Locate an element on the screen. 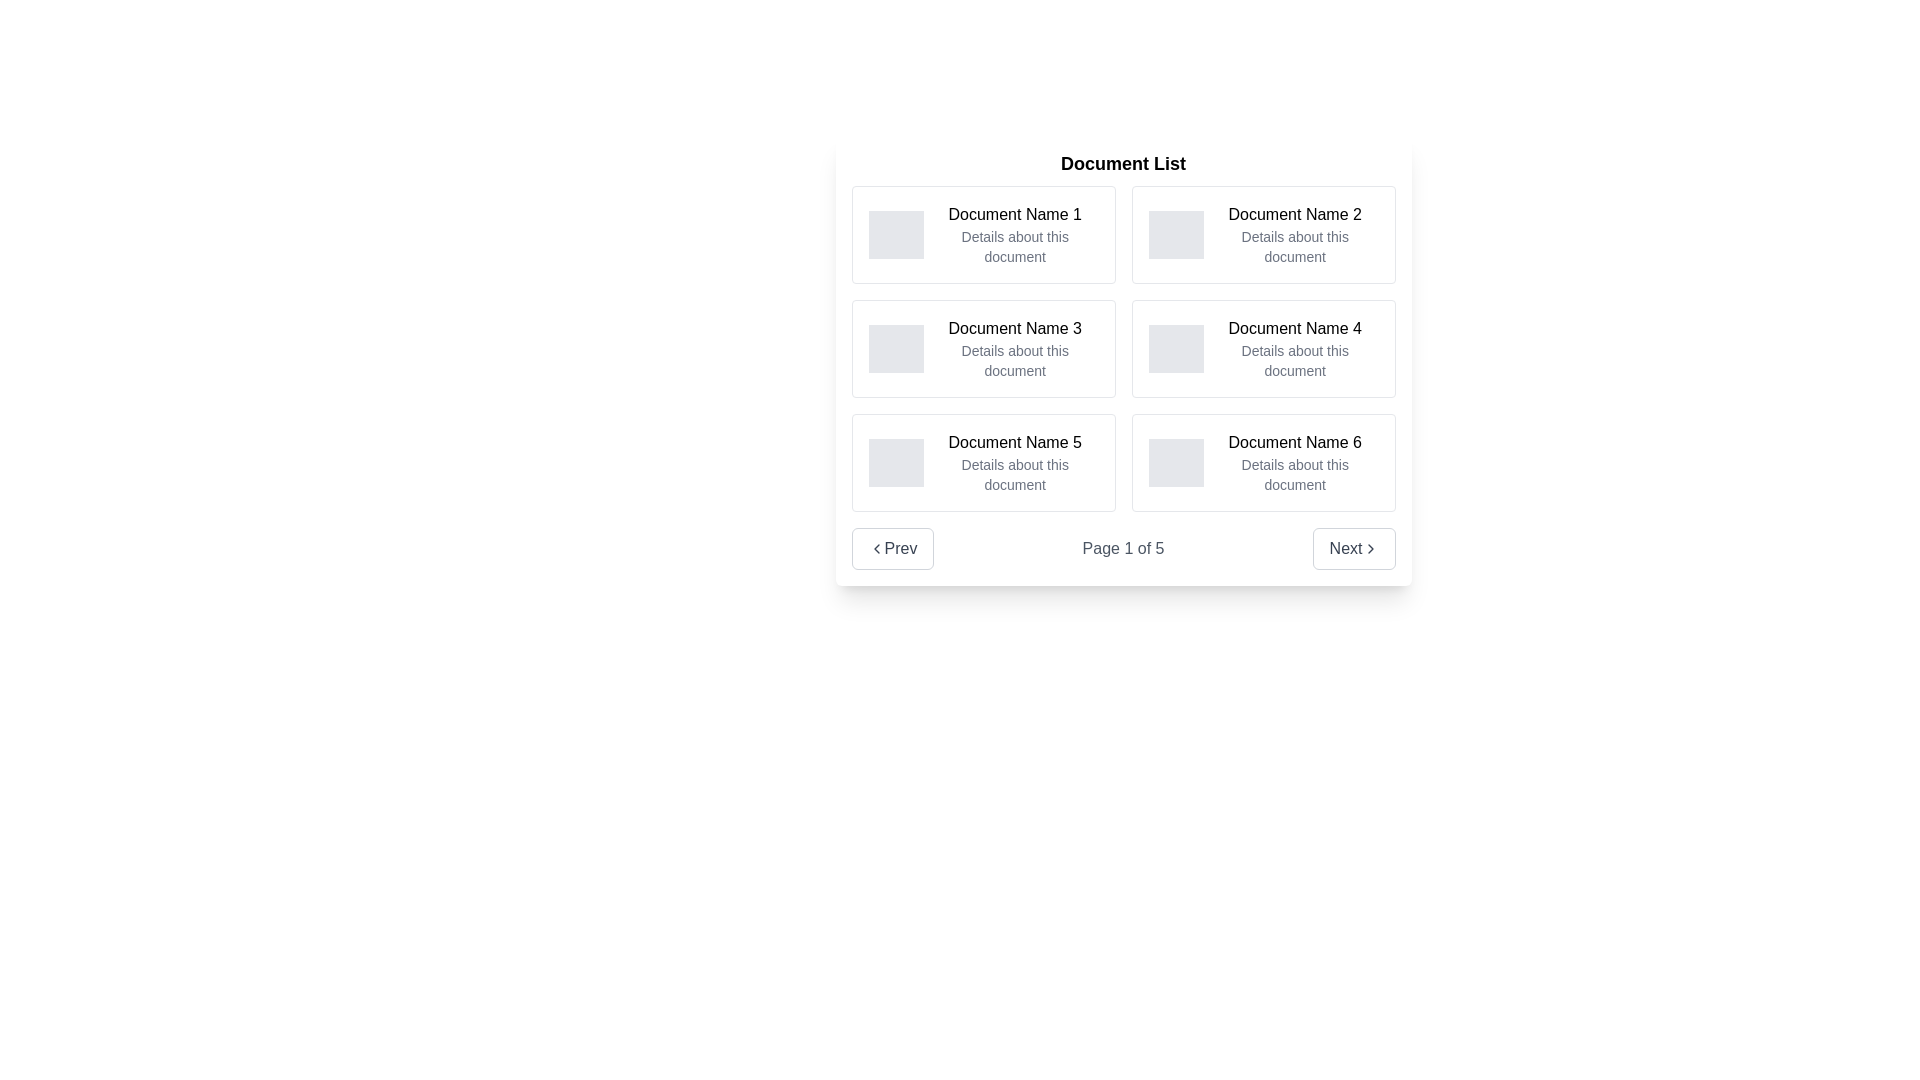 Image resolution: width=1920 pixels, height=1080 pixels. the text label component providing supportive details related to 'Document Name 1', located in the top-left card of a 2x3 grid layout is located at coordinates (1015, 245).